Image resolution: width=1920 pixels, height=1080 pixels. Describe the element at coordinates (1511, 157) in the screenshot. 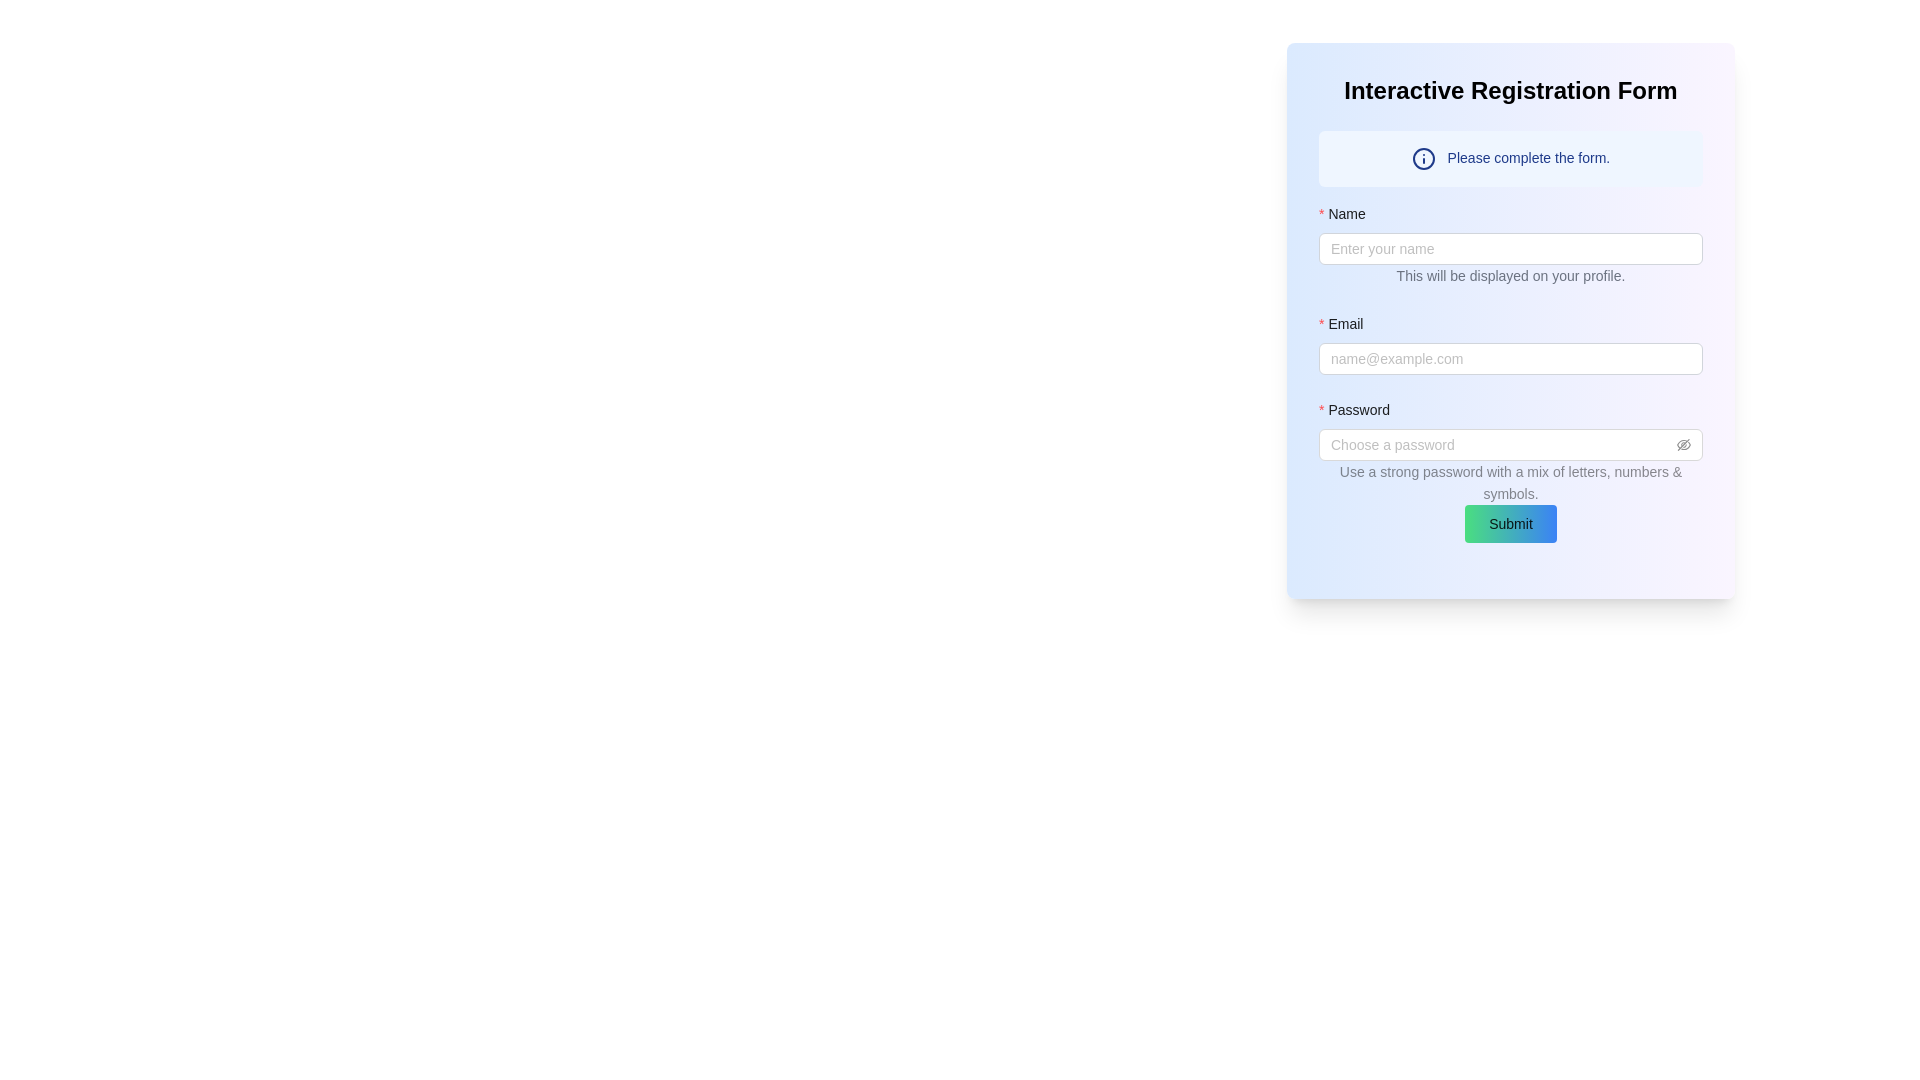

I see `the informational notice or alert box that contains the message 'Please complete the form.' with a light blue background, located at the top of the registration form` at that location.